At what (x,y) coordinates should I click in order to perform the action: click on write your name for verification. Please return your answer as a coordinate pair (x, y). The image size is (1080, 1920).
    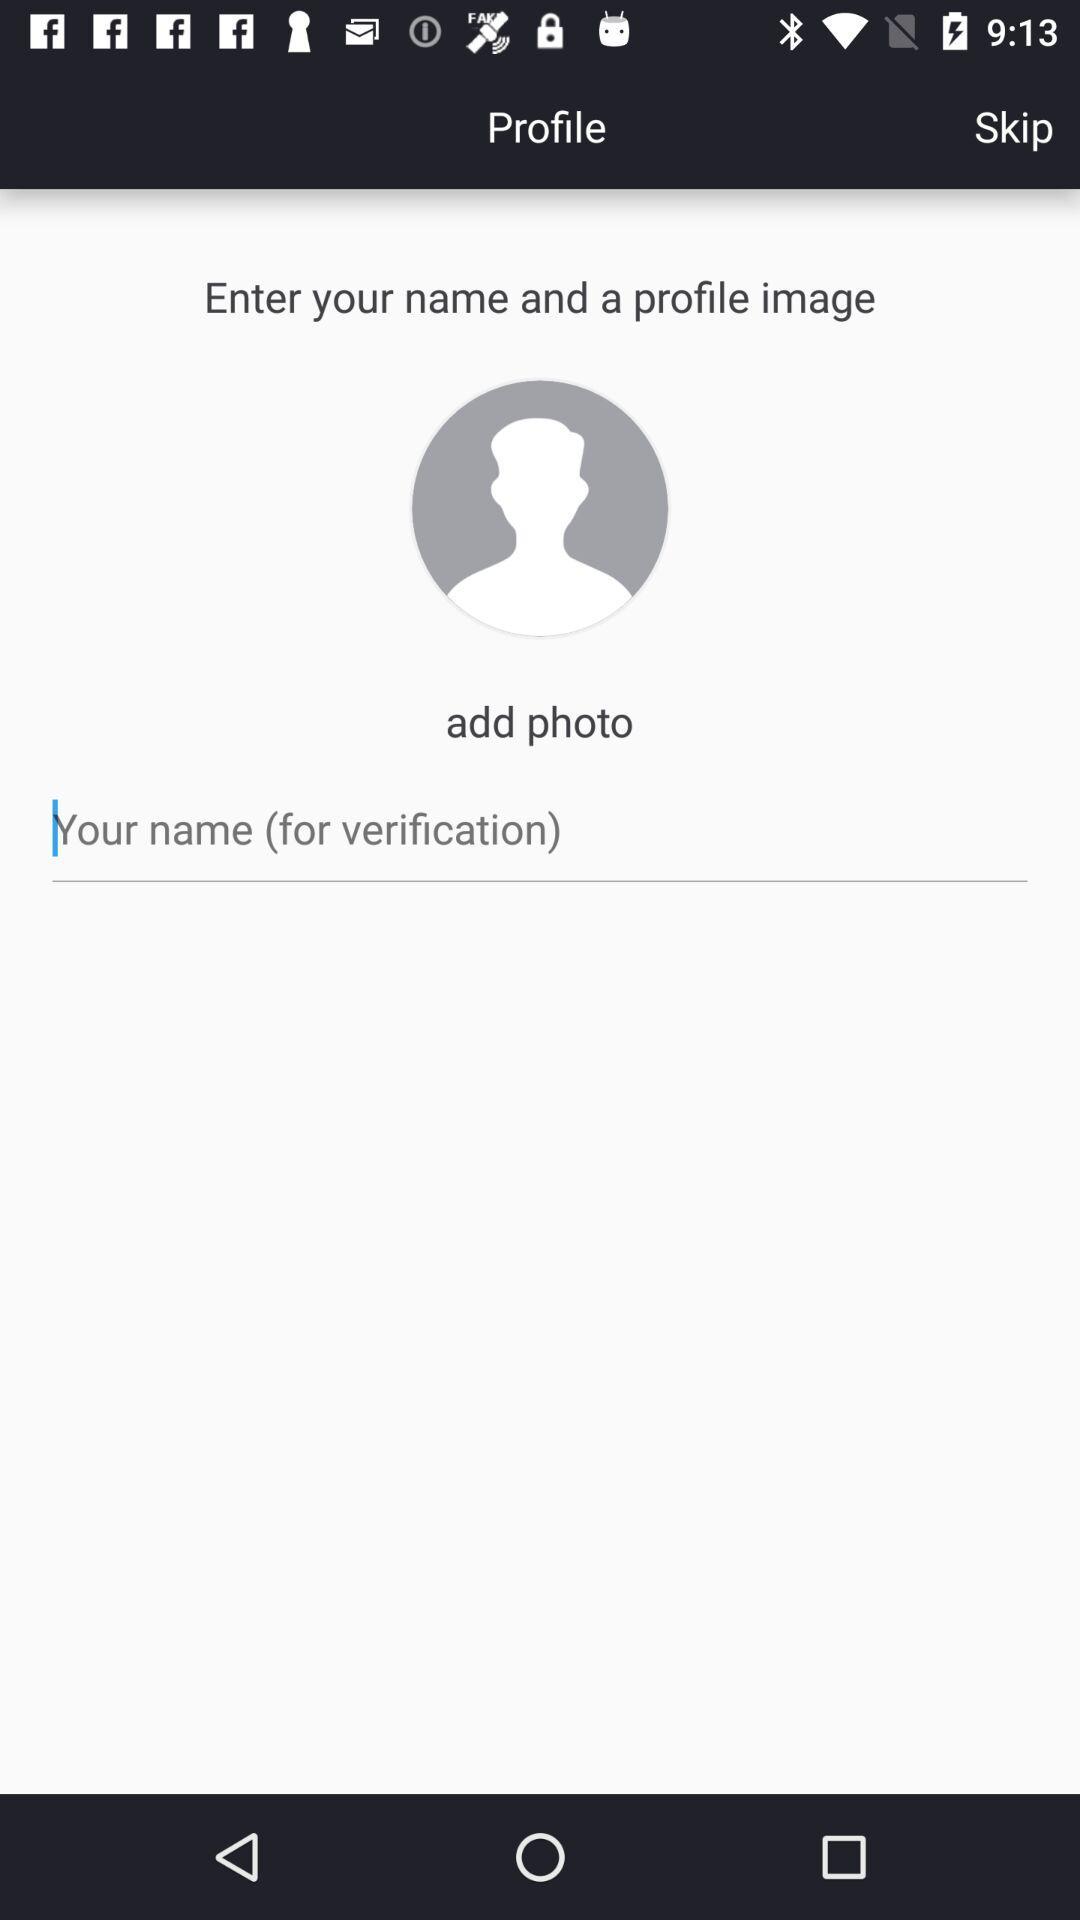
    Looking at the image, I should click on (540, 828).